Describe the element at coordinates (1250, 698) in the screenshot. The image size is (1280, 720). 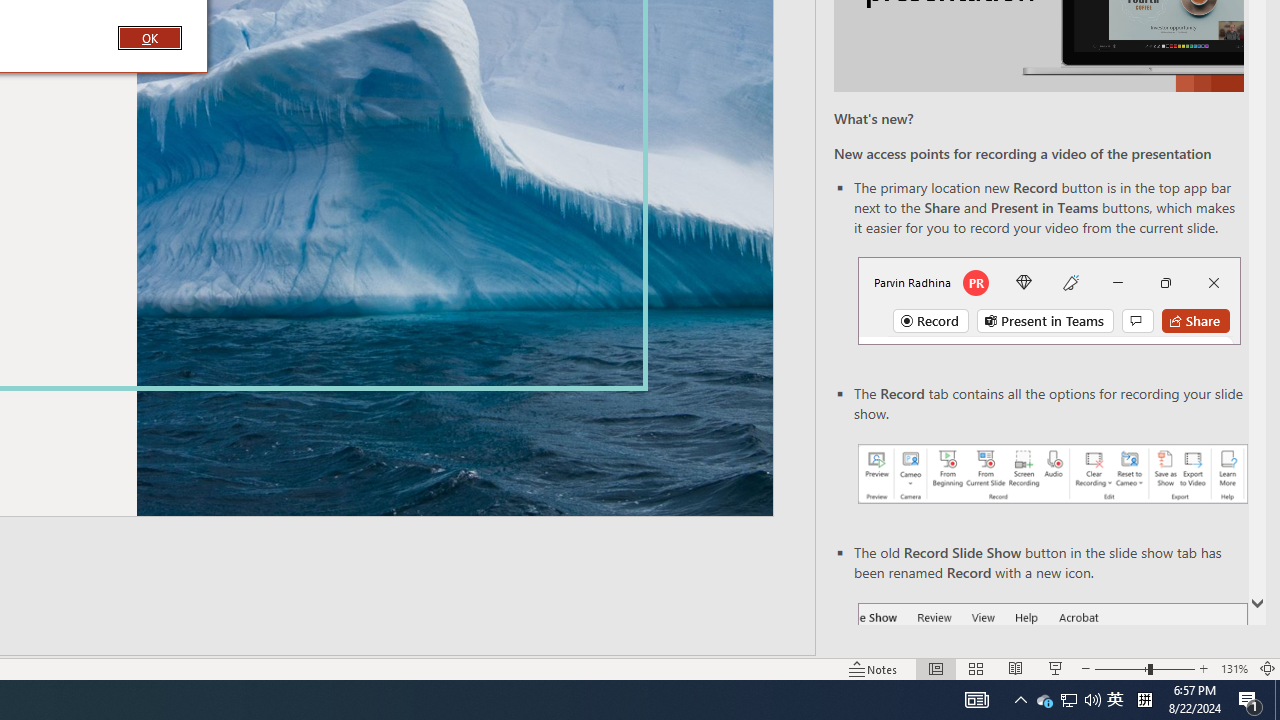
I see `'Action Center, 1 new notification'` at that location.